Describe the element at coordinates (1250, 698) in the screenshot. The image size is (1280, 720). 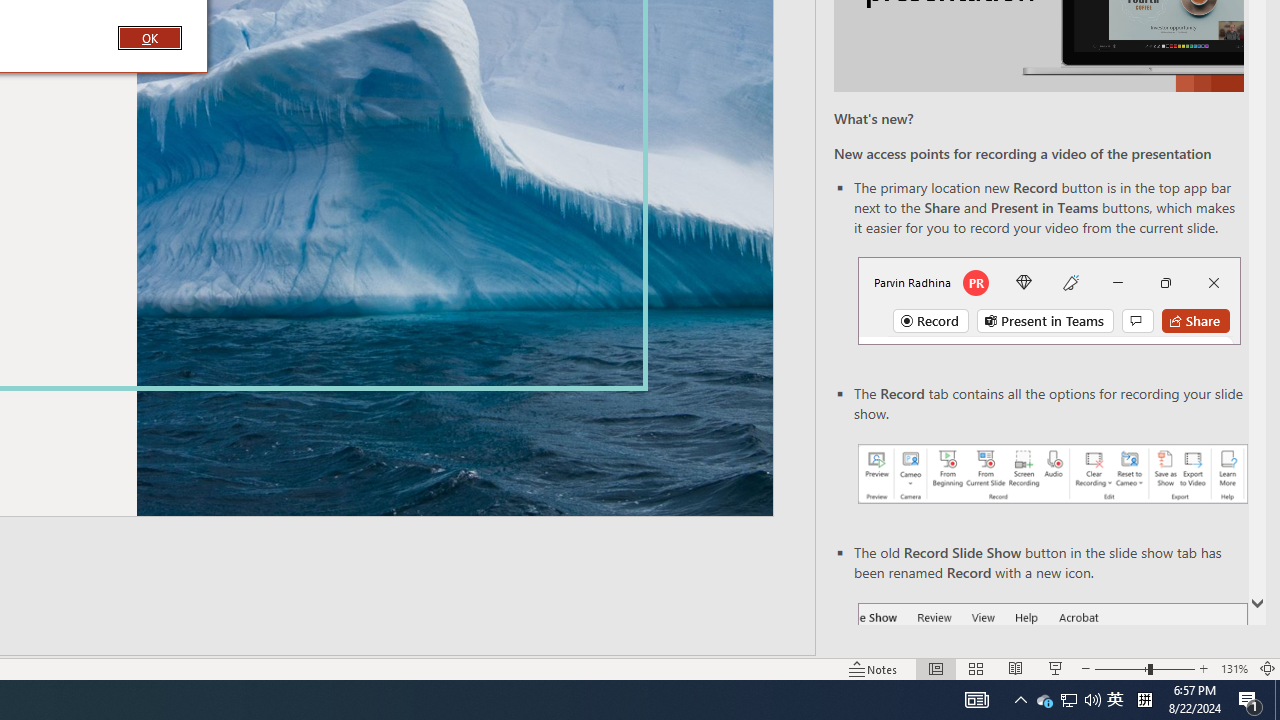
I see `'Action Center, 1 new notification'` at that location.